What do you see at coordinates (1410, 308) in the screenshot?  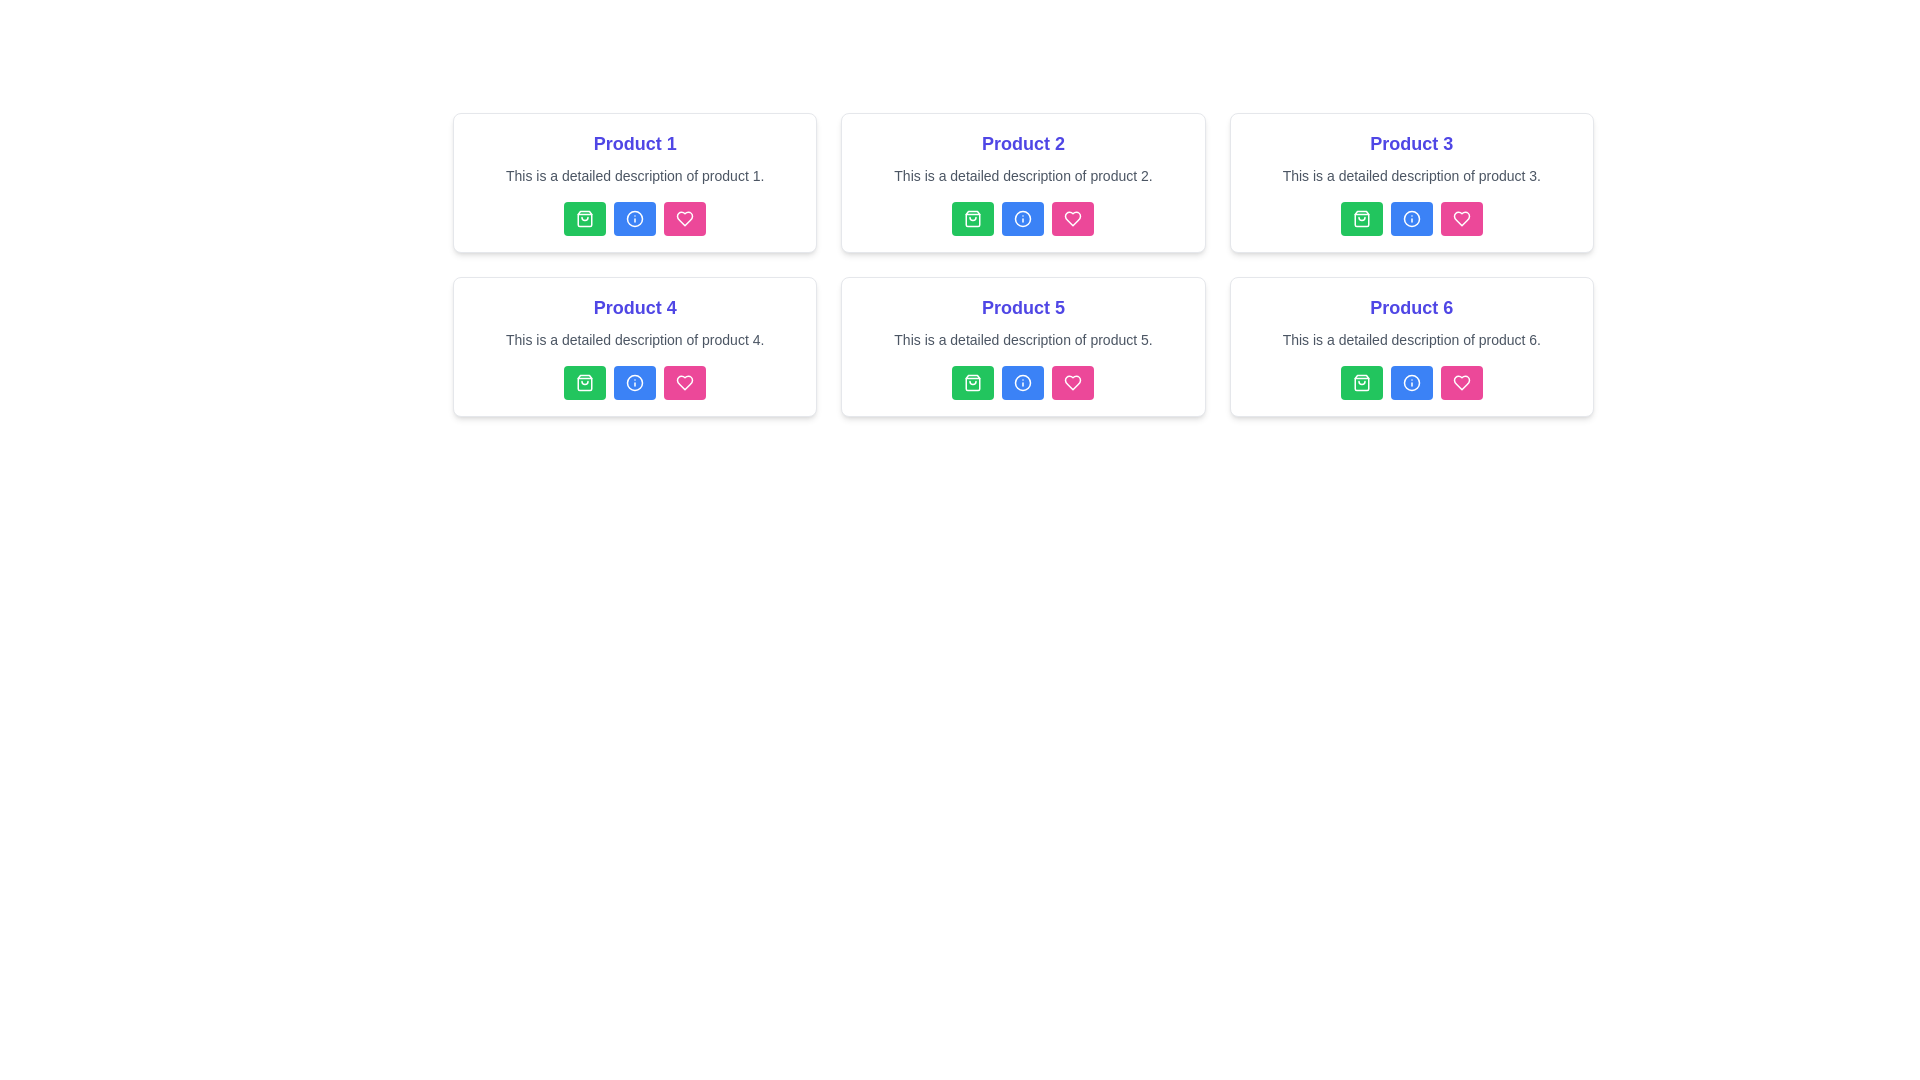 I see `the text label displaying 'Product 6' in large, bold indigo font, located in the second row and third column of the product grid` at bounding box center [1410, 308].